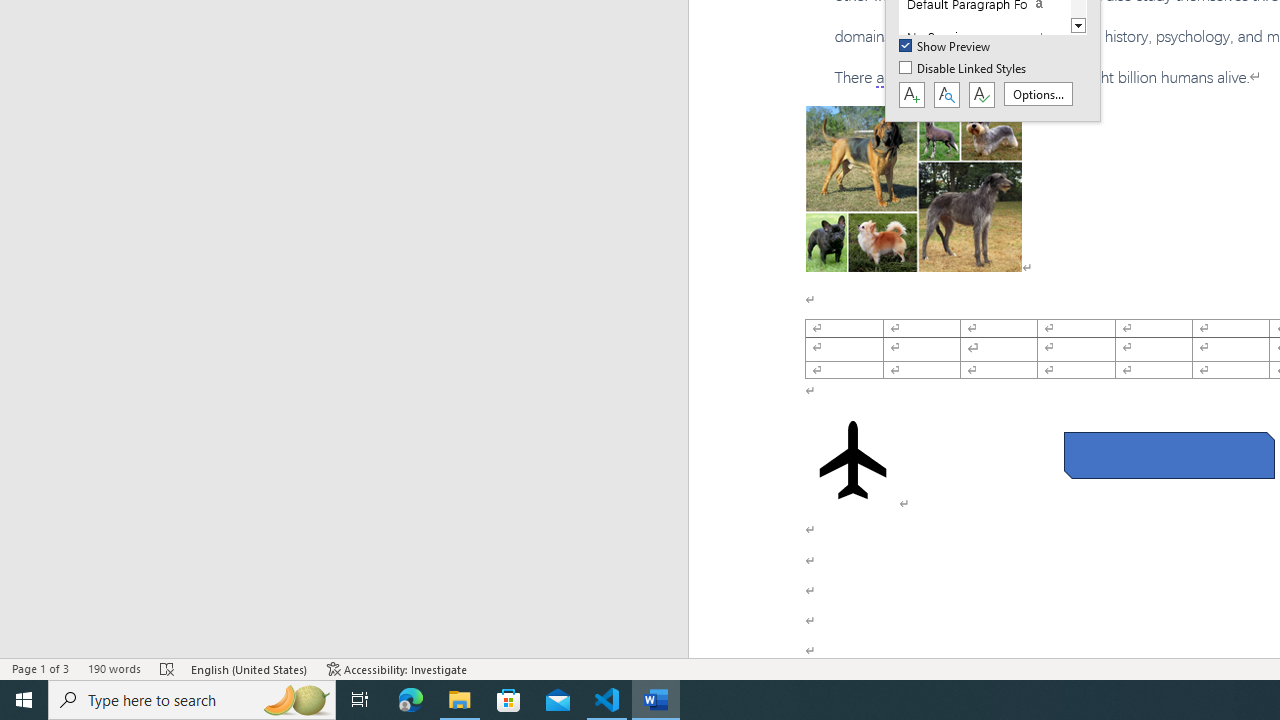  What do you see at coordinates (249, 669) in the screenshot?
I see `'Language English (United States)'` at bounding box center [249, 669].